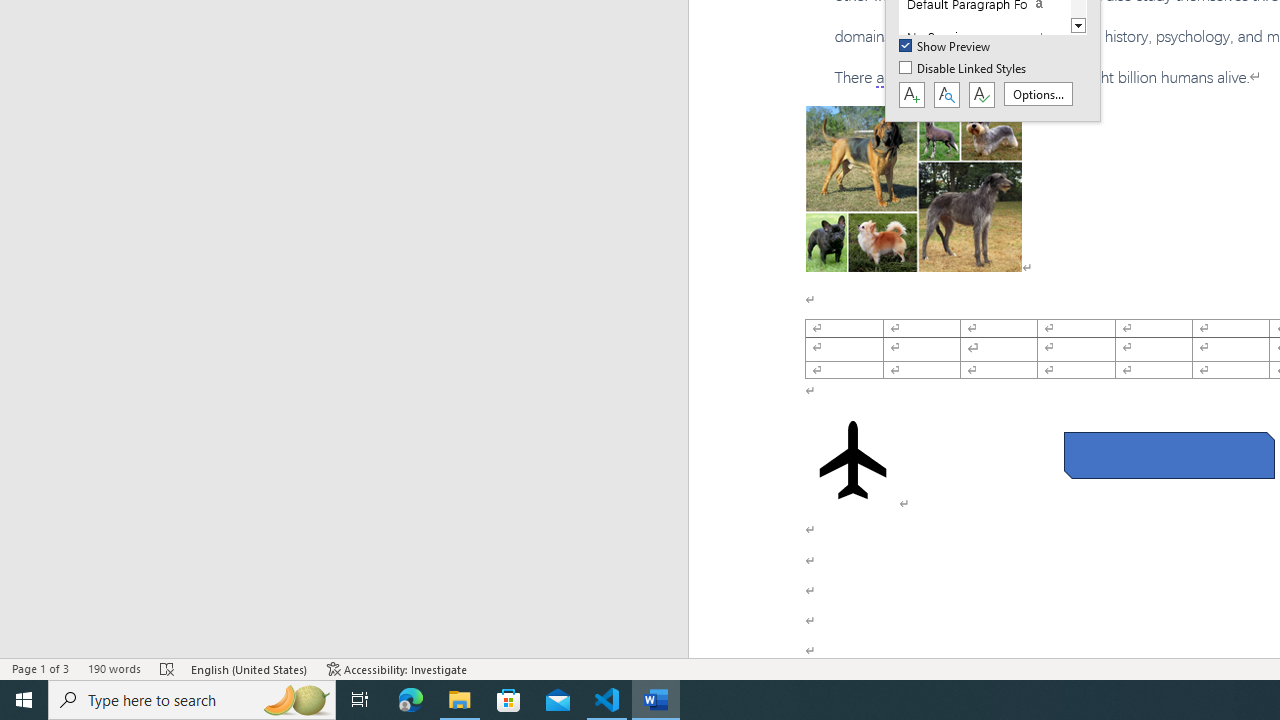  What do you see at coordinates (249, 669) in the screenshot?
I see `'Language English (United States)'` at bounding box center [249, 669].